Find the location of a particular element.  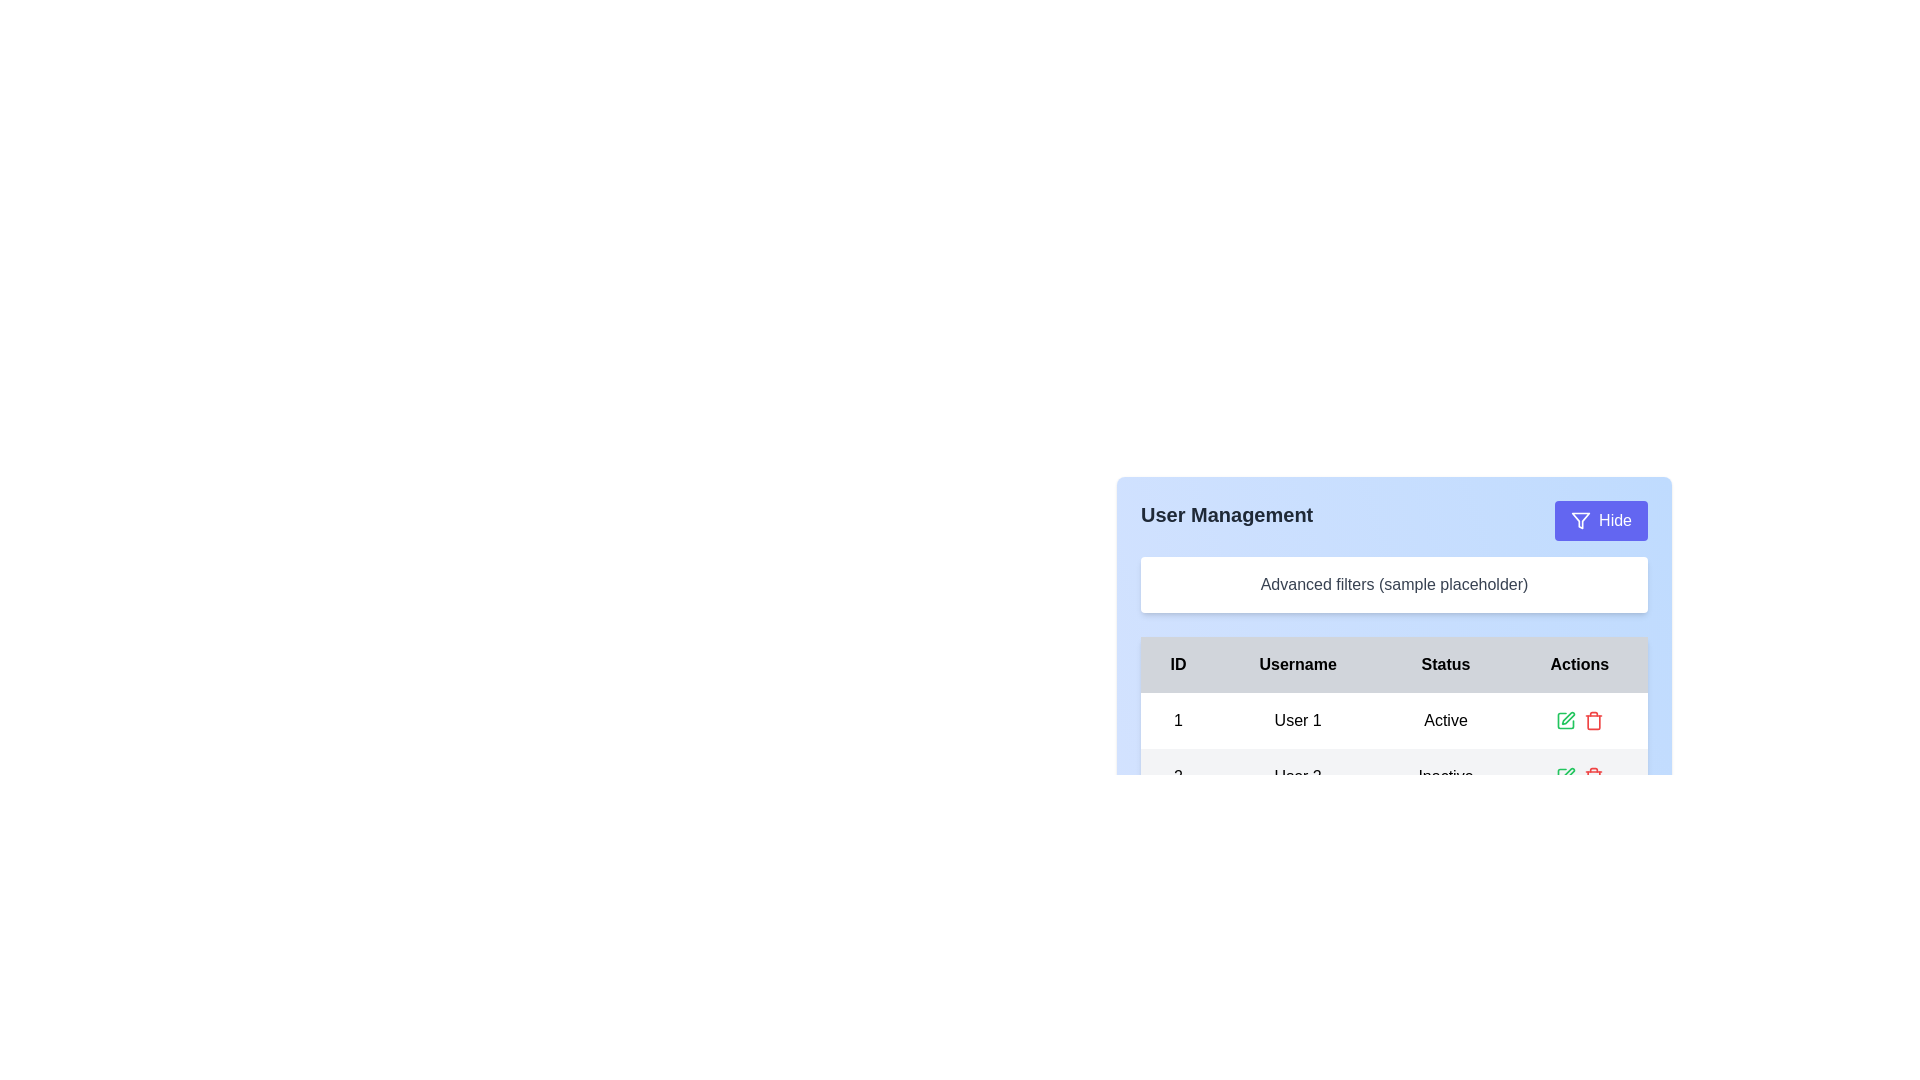

the delete icon in the Actions column of the first row within the user management table is located at coordinates (1578, 721).